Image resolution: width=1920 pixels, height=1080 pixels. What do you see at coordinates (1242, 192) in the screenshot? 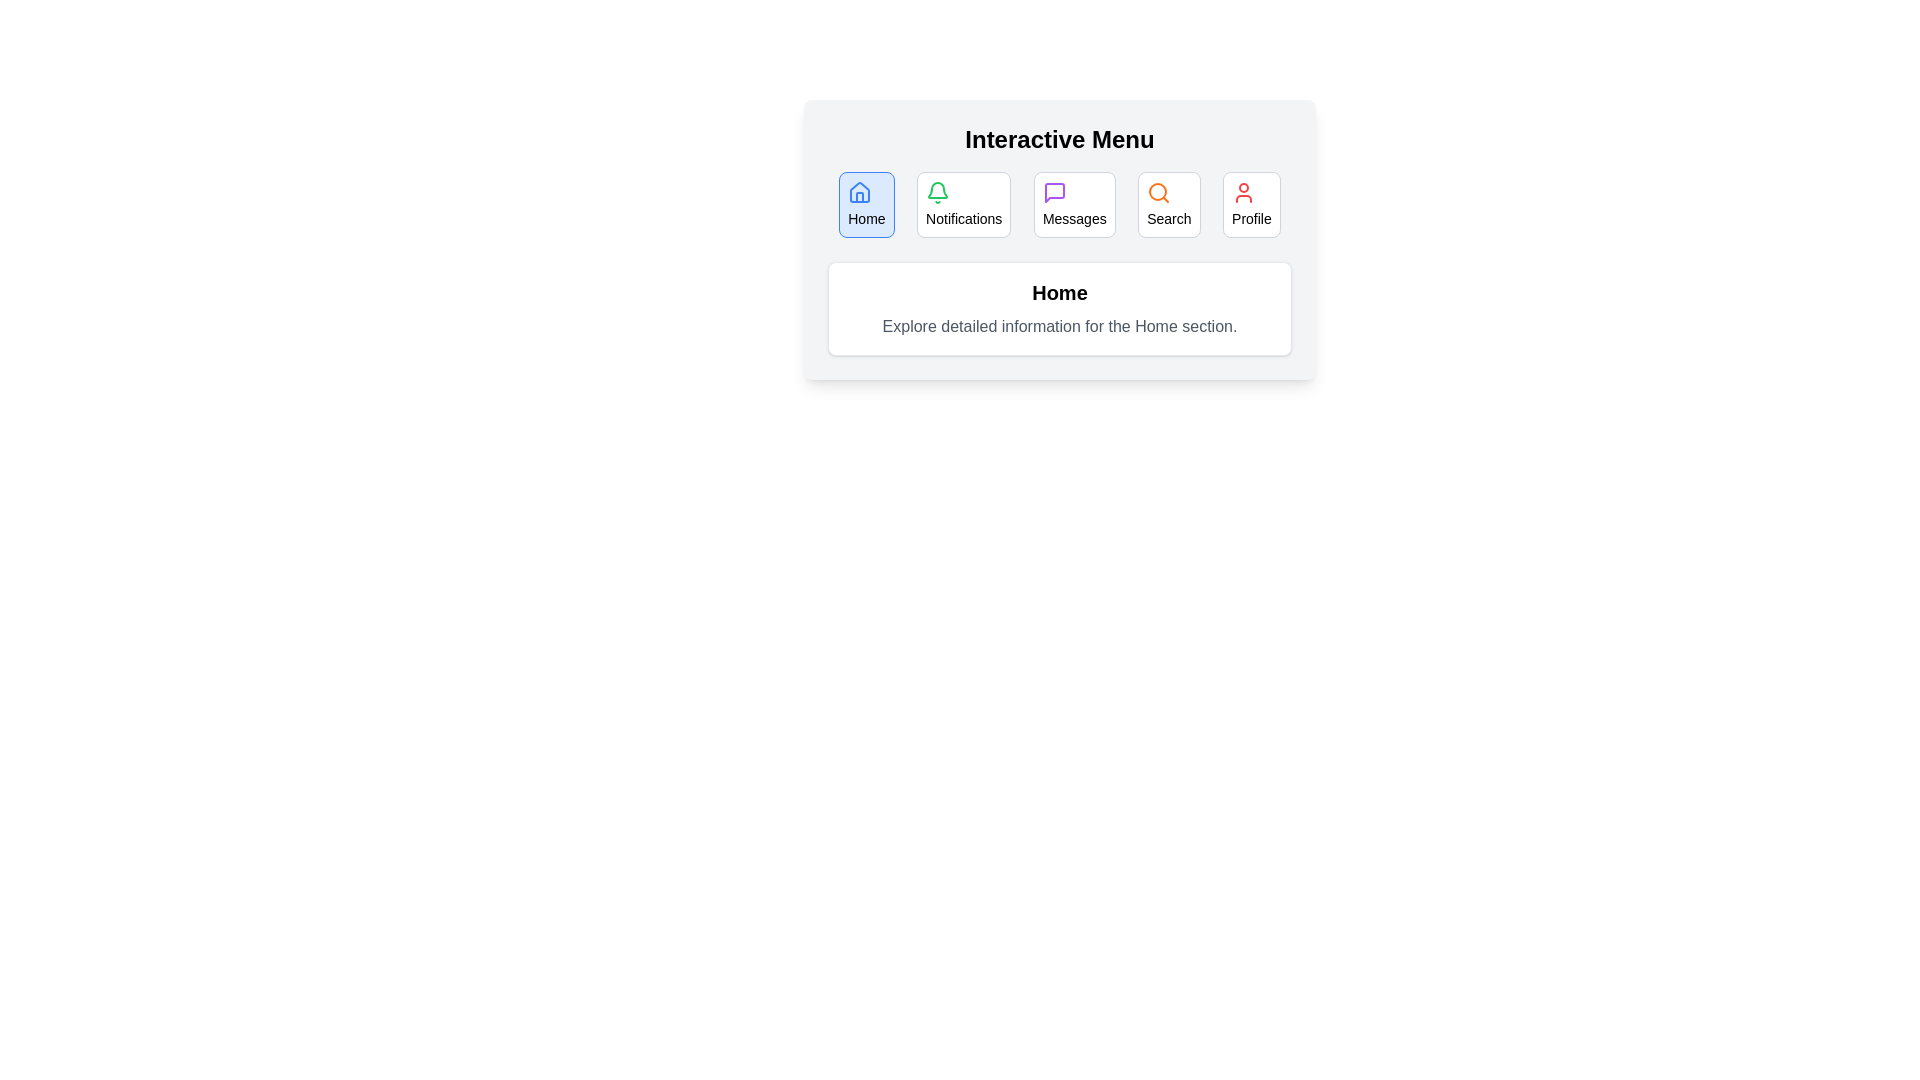
I see `the red user silhouette icon representing the 'Profile' button` at bounding box center [1242, 192].